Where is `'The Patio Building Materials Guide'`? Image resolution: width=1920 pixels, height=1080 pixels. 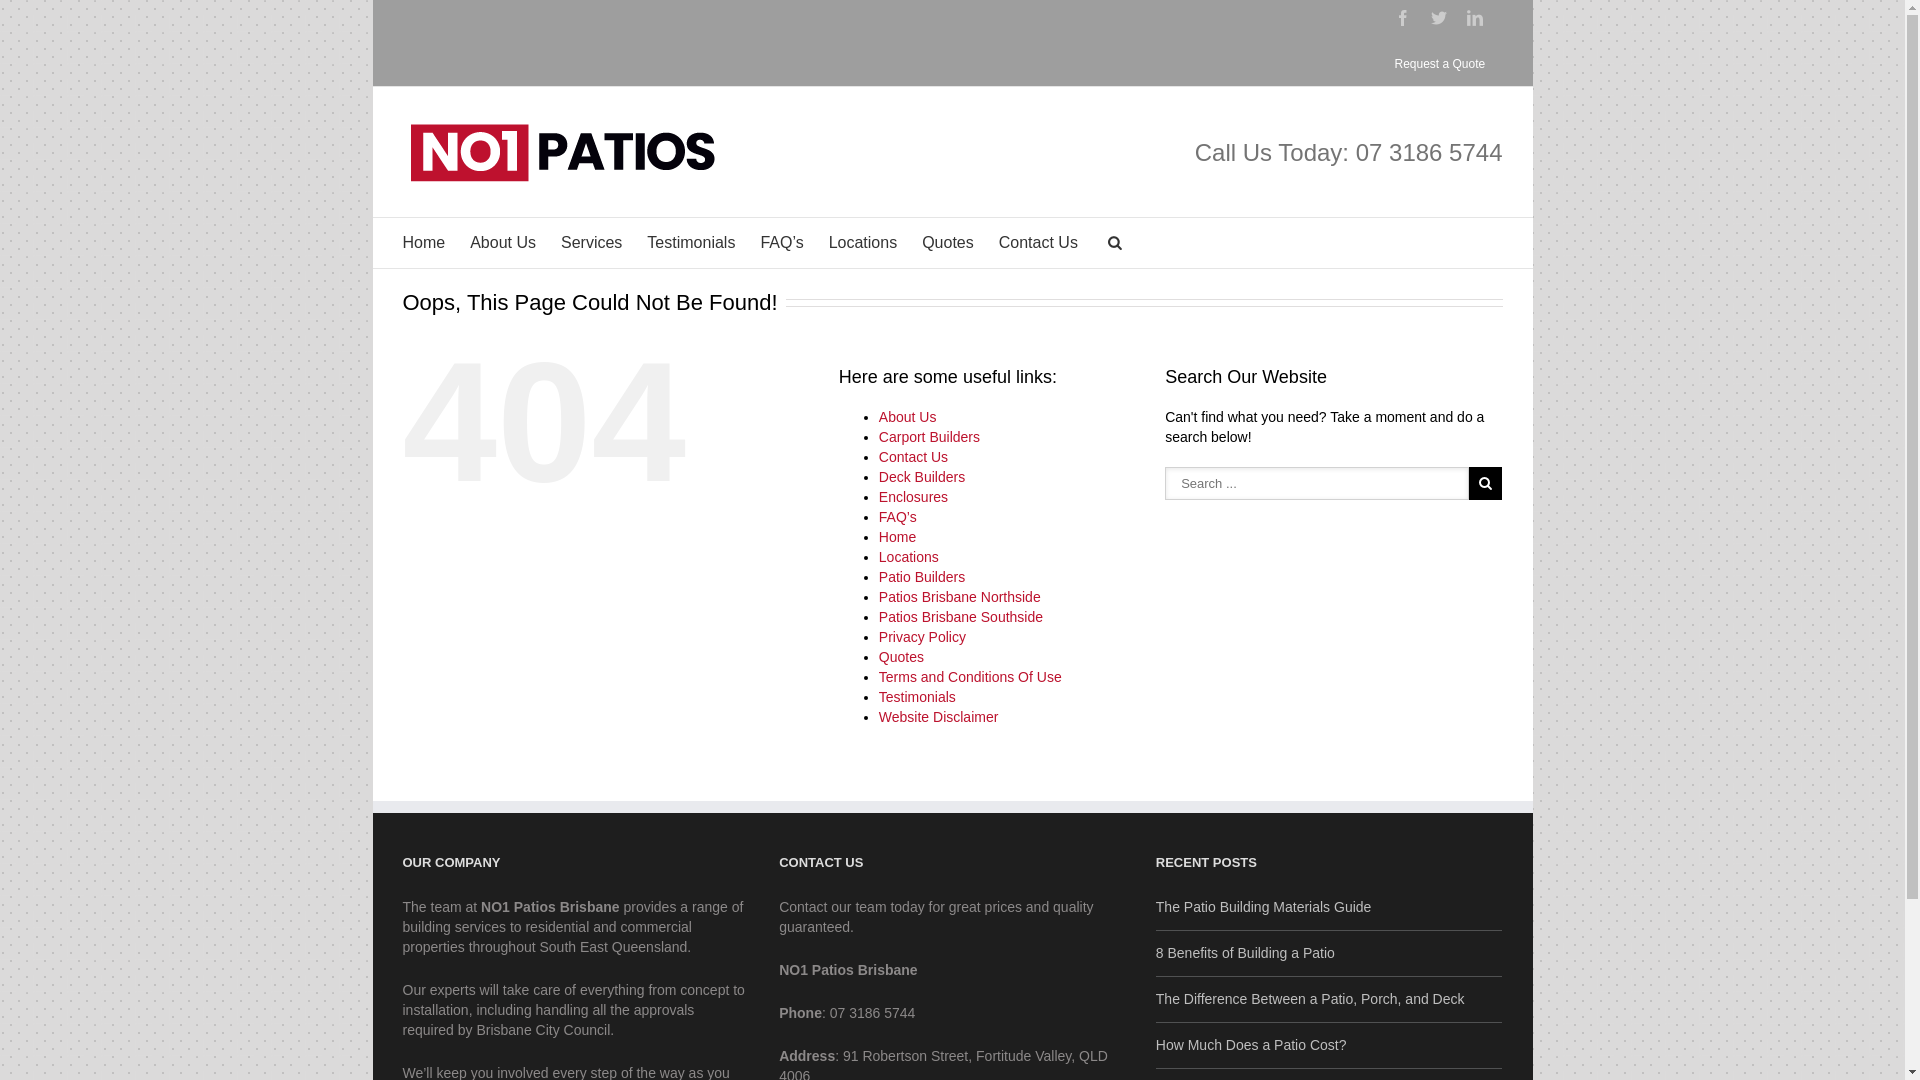 'The Patio Building Materials Guide' is located at coordinates (1329, 907).